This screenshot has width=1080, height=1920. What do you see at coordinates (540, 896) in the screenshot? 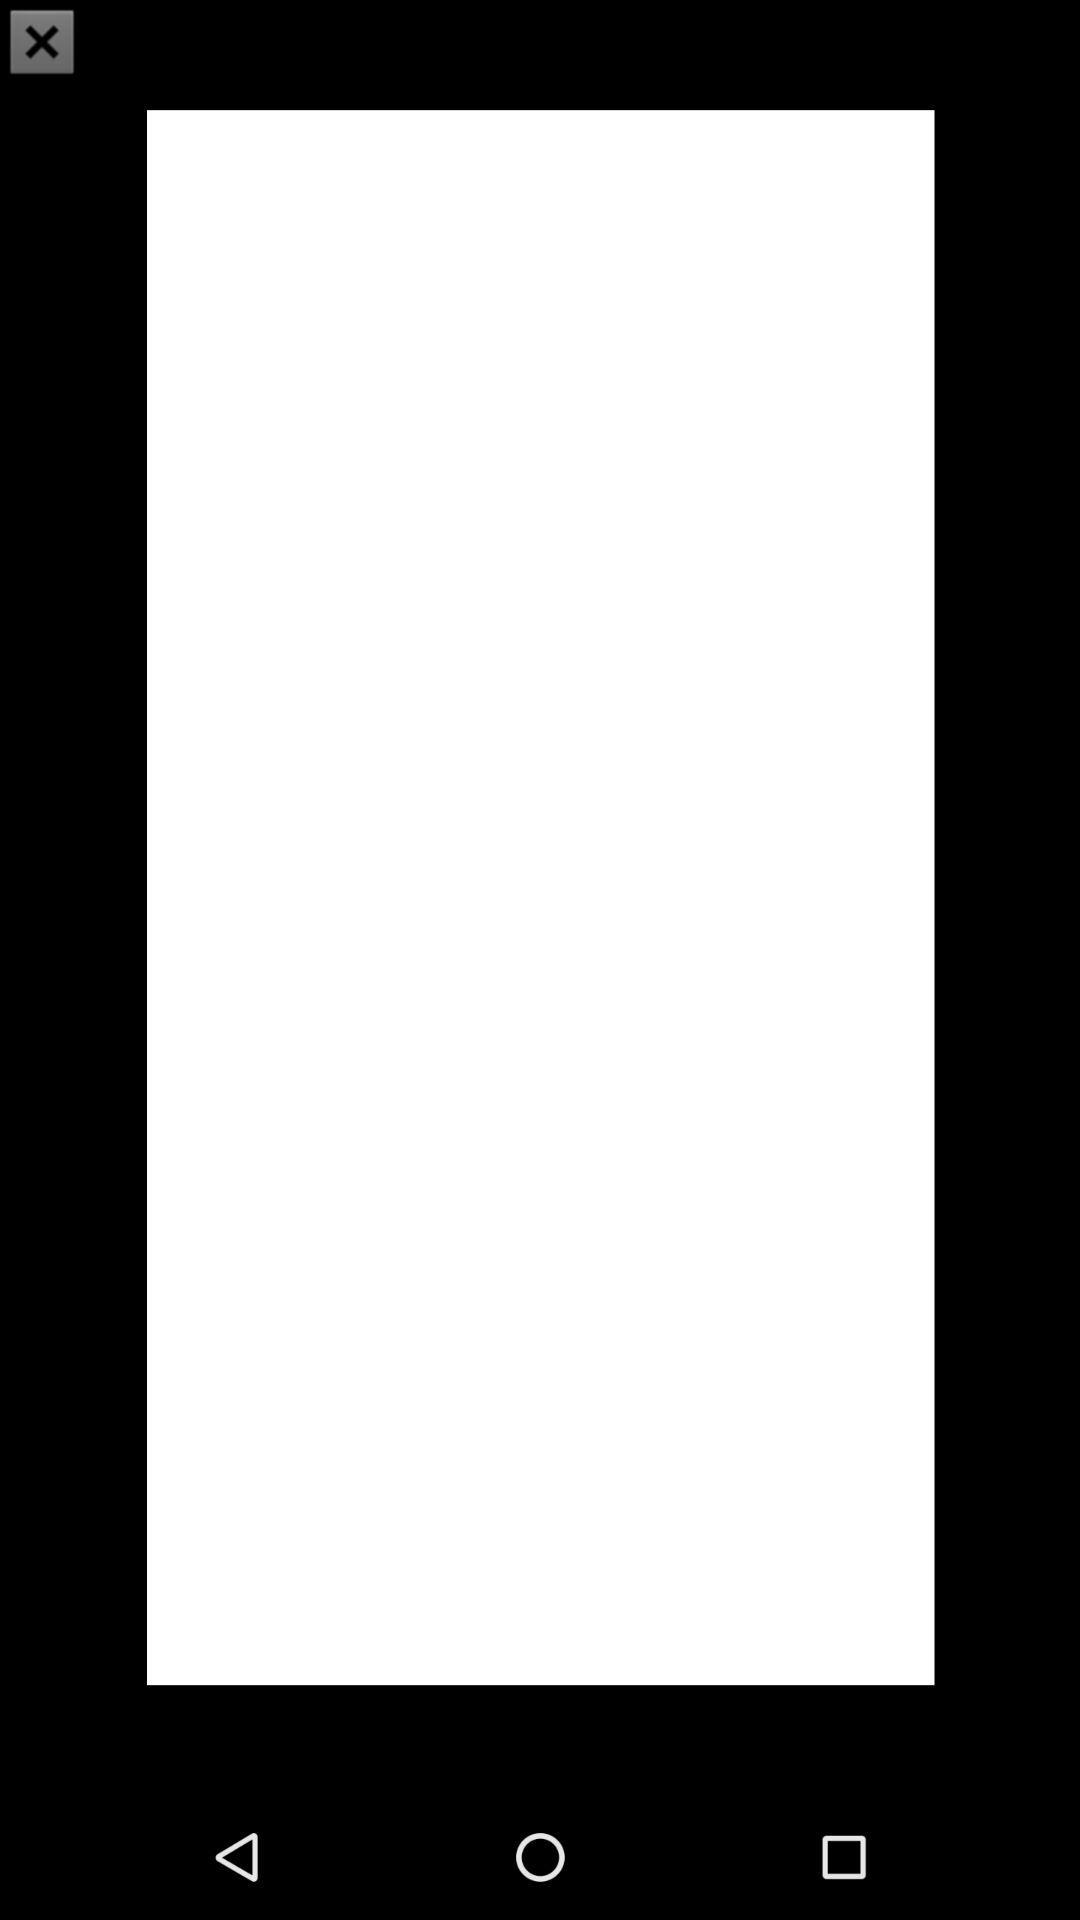
I see `icon at the center` at bounding box center [540, 896].